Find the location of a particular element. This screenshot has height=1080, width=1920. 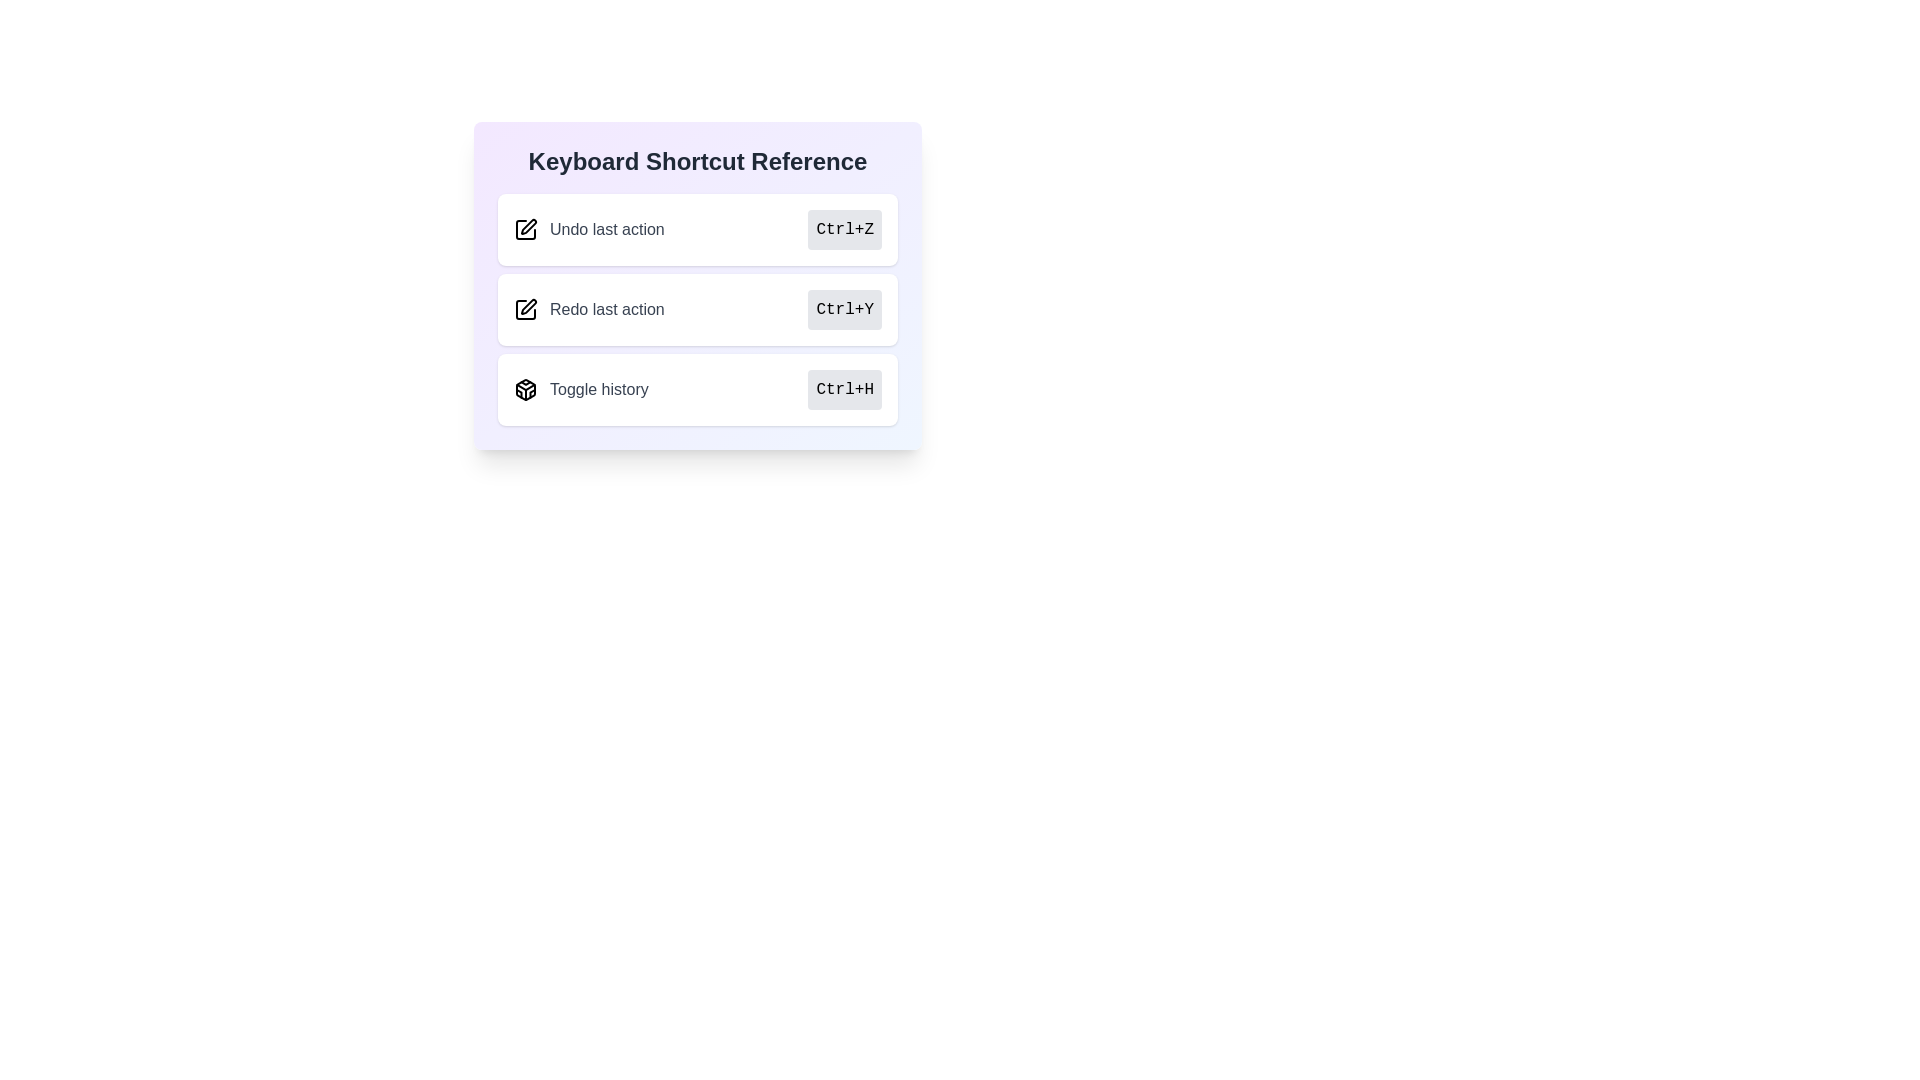

the cubic icon representing a box or package, which is located to the left of the 'Toggle history' label at the bottom of the displayed list is located at coordinates (526, 389).